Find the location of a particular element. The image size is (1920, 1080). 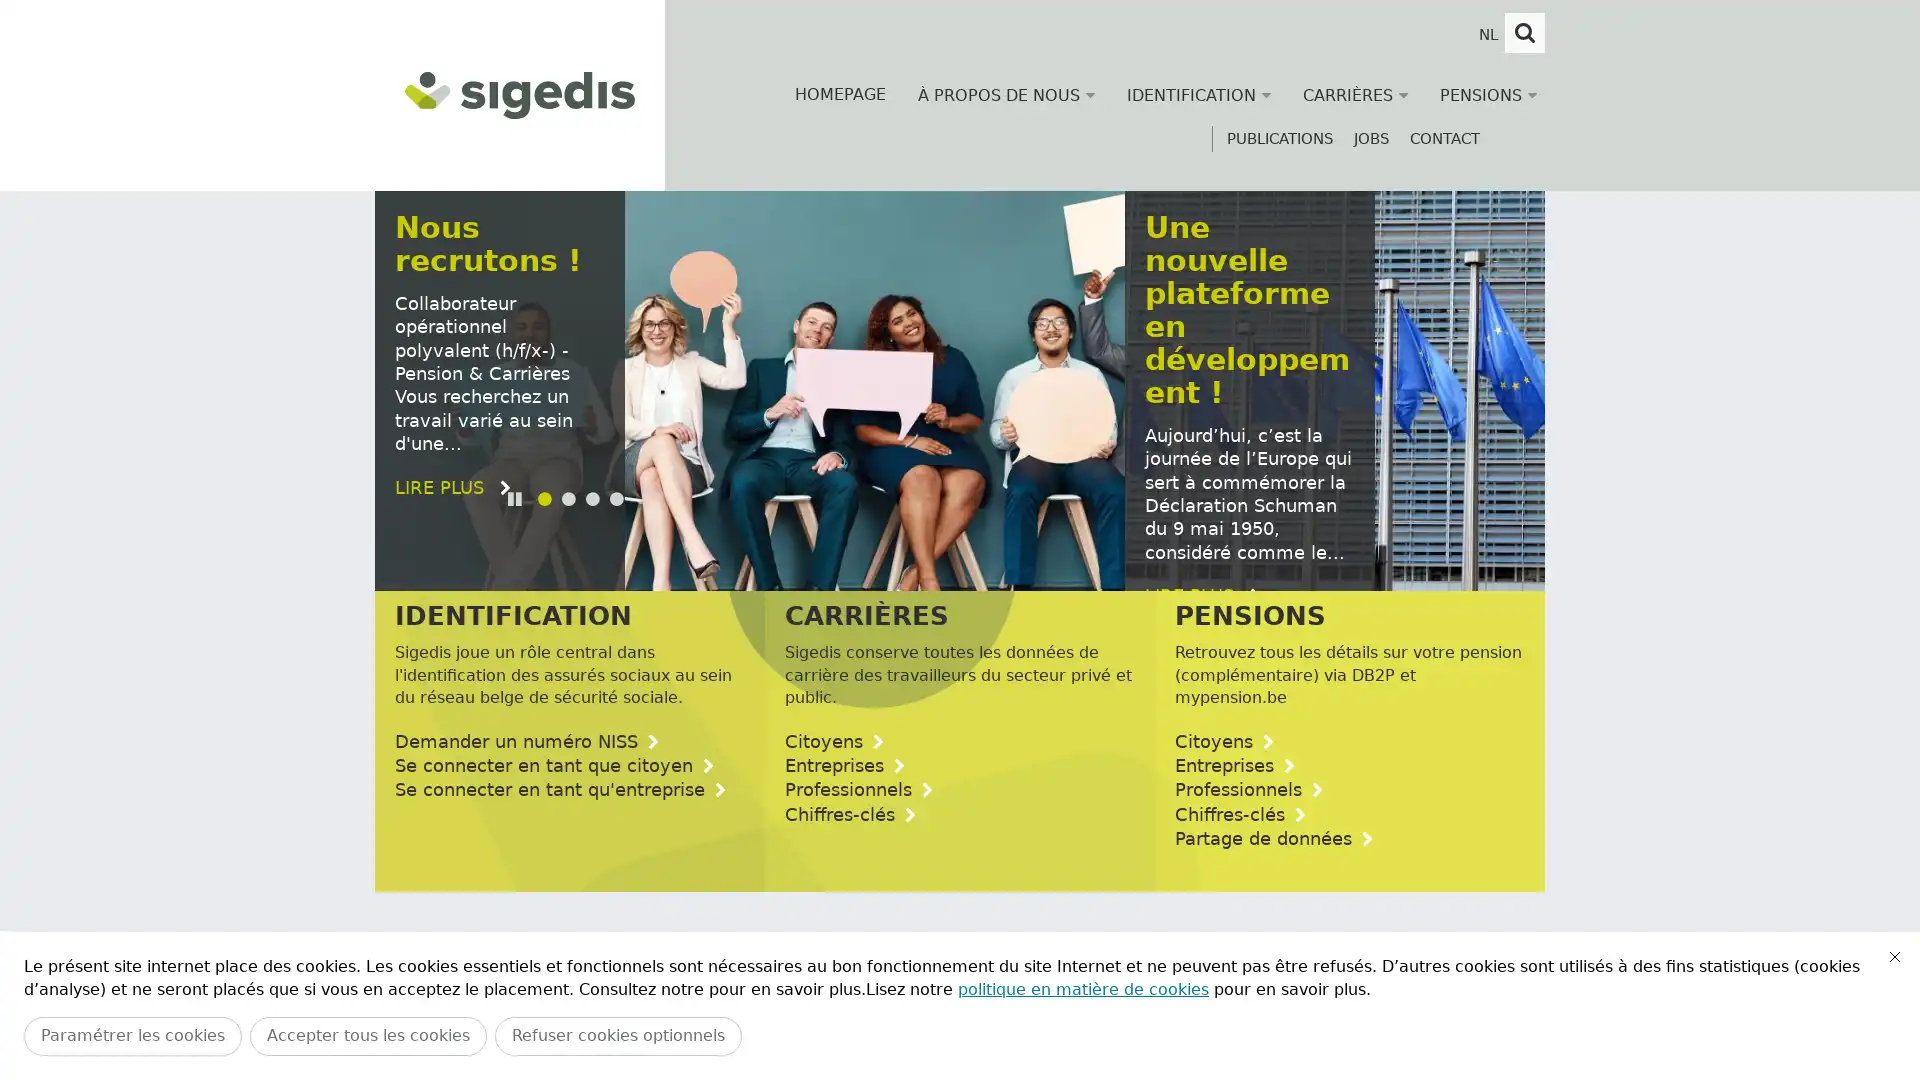

Parametrer les cookies is located at coordinates (132, 1035).